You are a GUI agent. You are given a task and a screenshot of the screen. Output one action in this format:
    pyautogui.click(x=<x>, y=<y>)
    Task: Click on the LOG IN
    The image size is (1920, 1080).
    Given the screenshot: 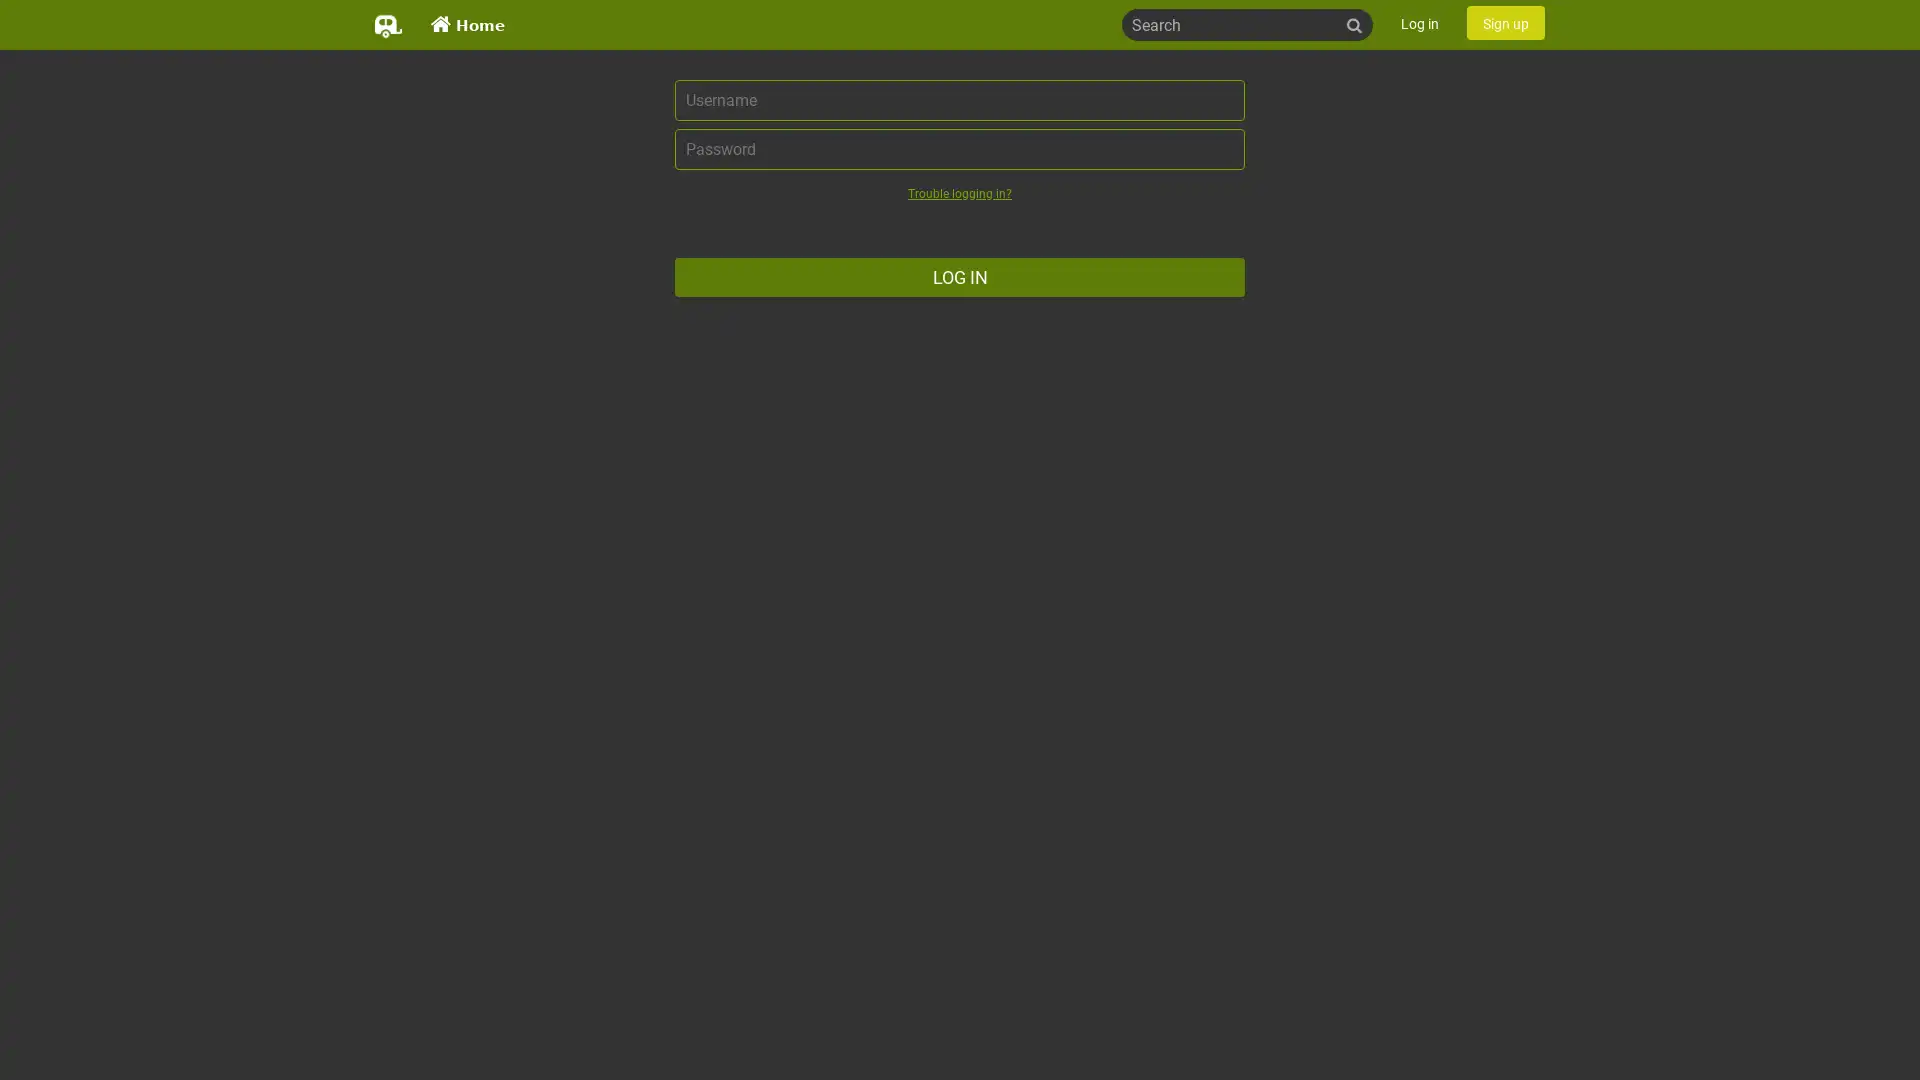 What is the action you would take?
    pyautogui.click(x=960, y=277)
    